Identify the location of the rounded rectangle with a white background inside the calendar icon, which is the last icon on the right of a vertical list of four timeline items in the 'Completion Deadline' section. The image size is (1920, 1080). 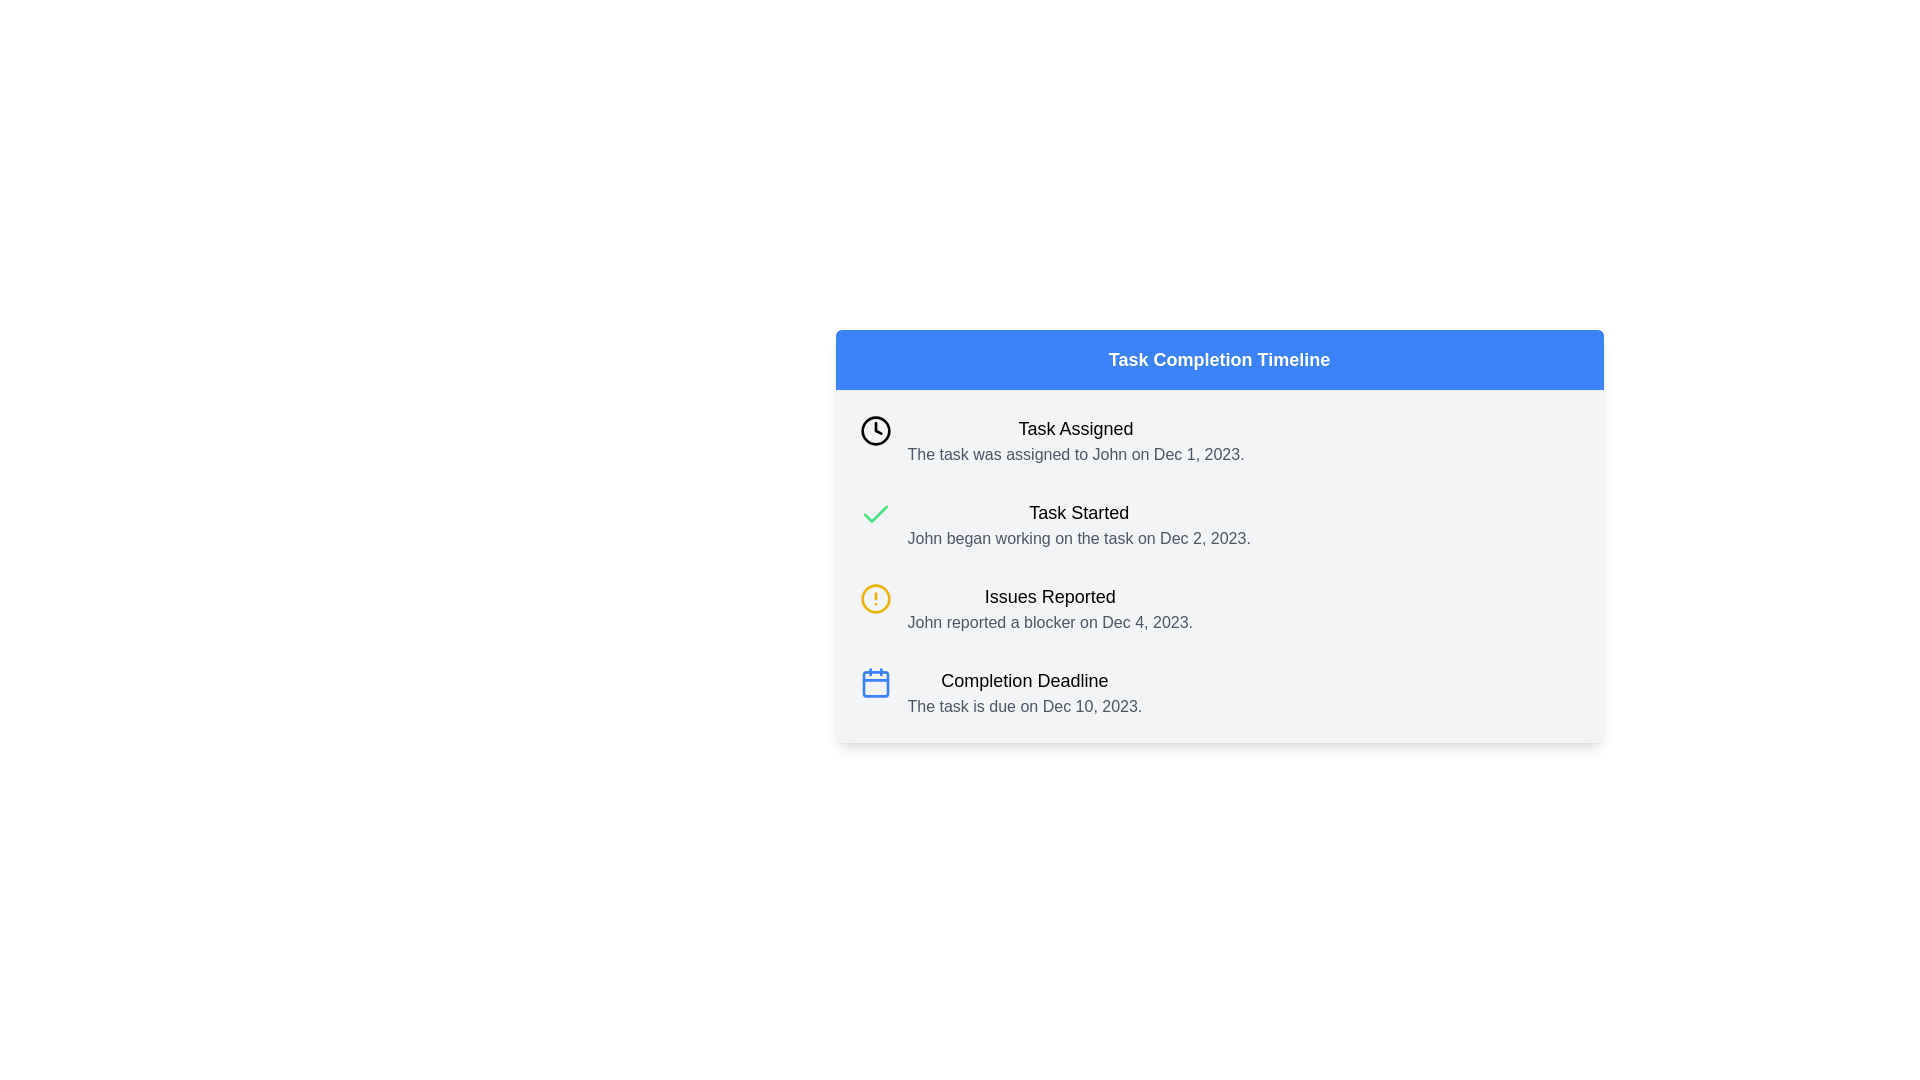
(875, 683).